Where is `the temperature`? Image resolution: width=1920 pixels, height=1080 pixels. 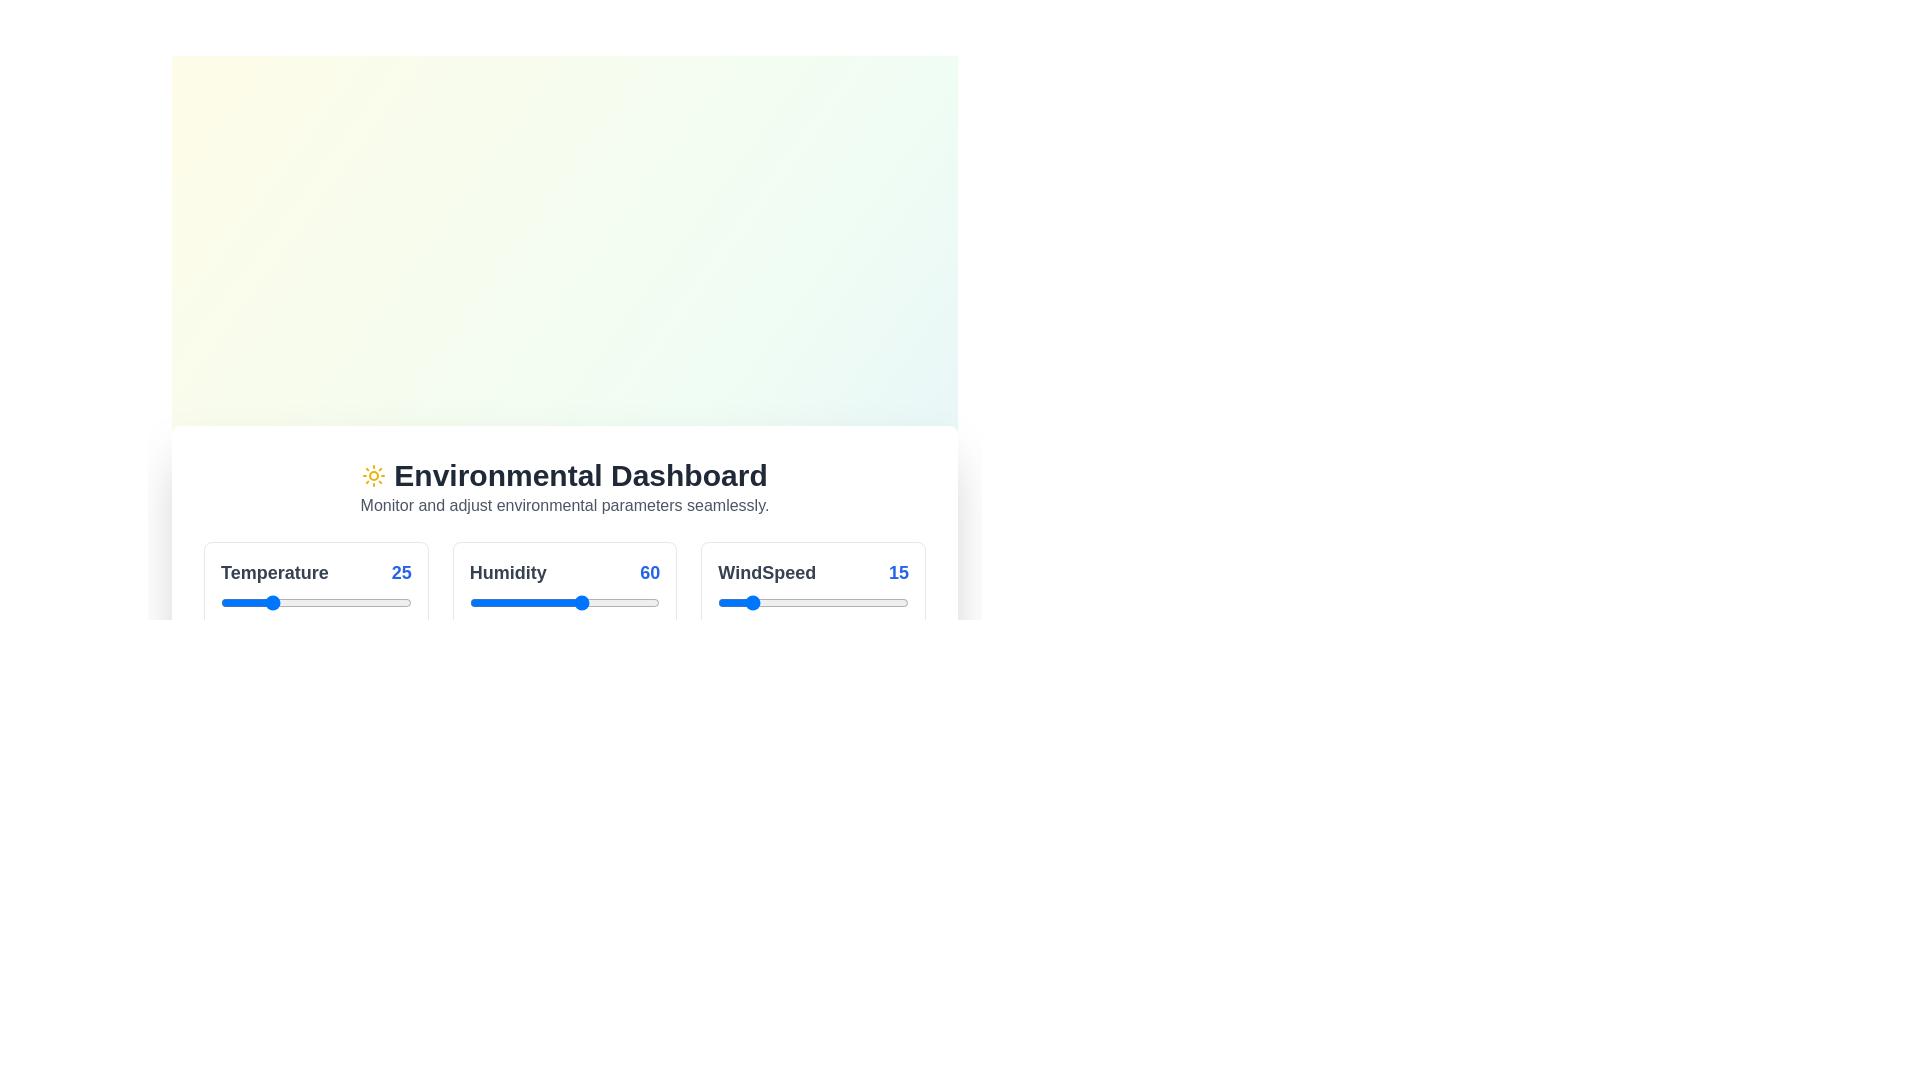
the temperature is located at coordinates (311, 601).